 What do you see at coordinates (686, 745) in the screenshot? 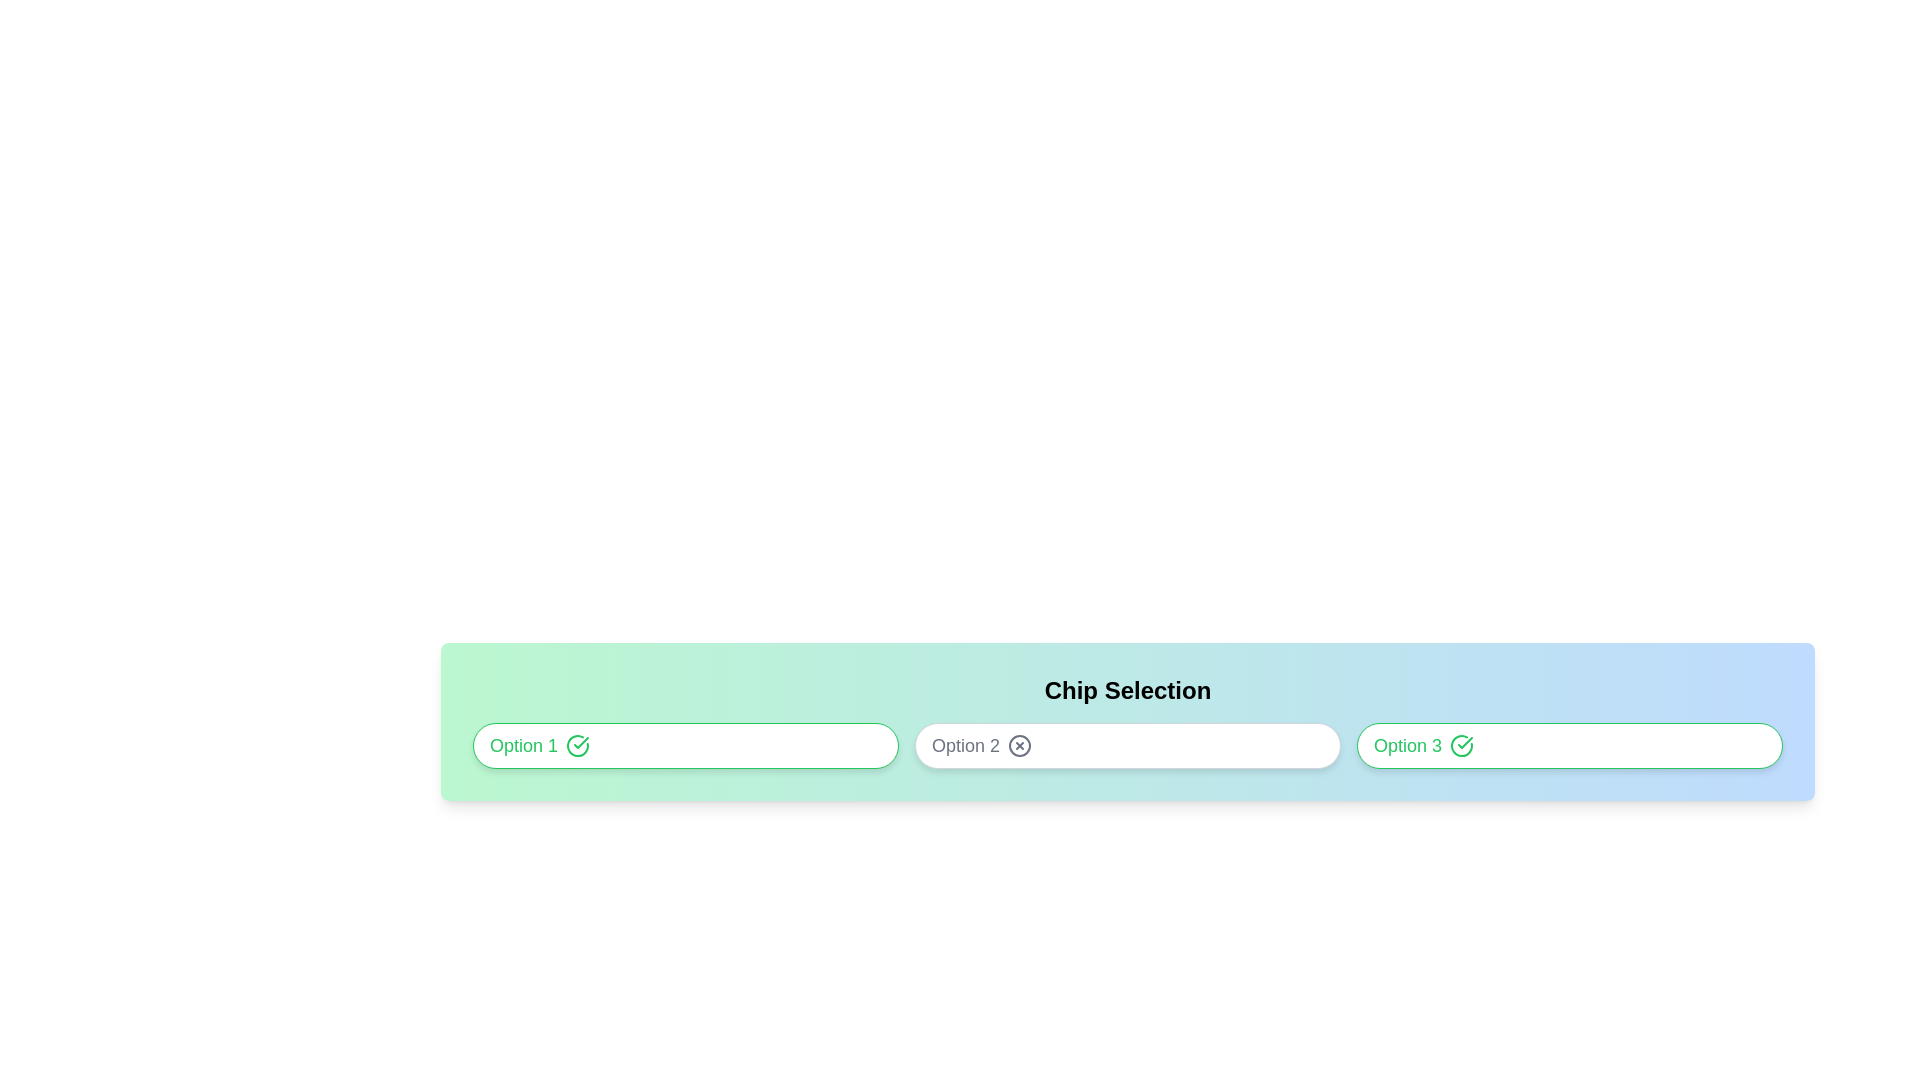
I see `the chip labeled Option 1 to toggle its active state` at bounding box center [686, 745].